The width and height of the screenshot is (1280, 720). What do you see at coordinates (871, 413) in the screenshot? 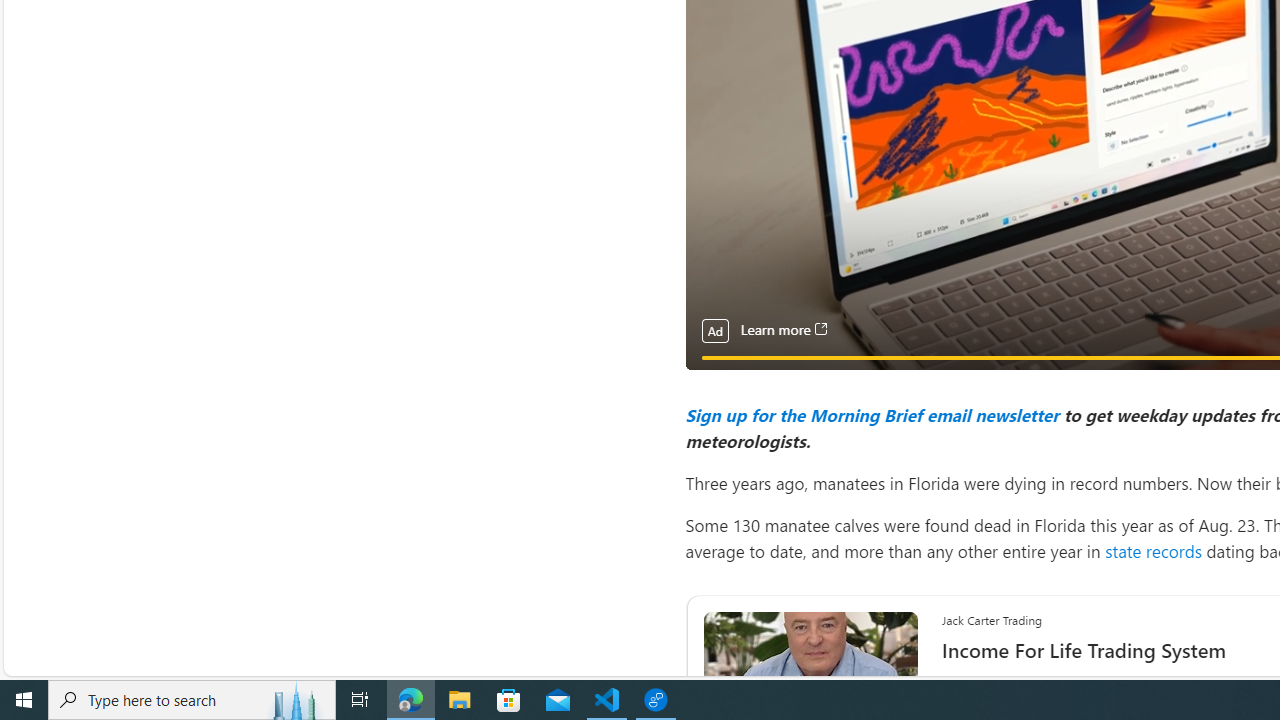
I see `'Sign up for the Morning Brief email newsletter'` at bounding box center [871, 413].